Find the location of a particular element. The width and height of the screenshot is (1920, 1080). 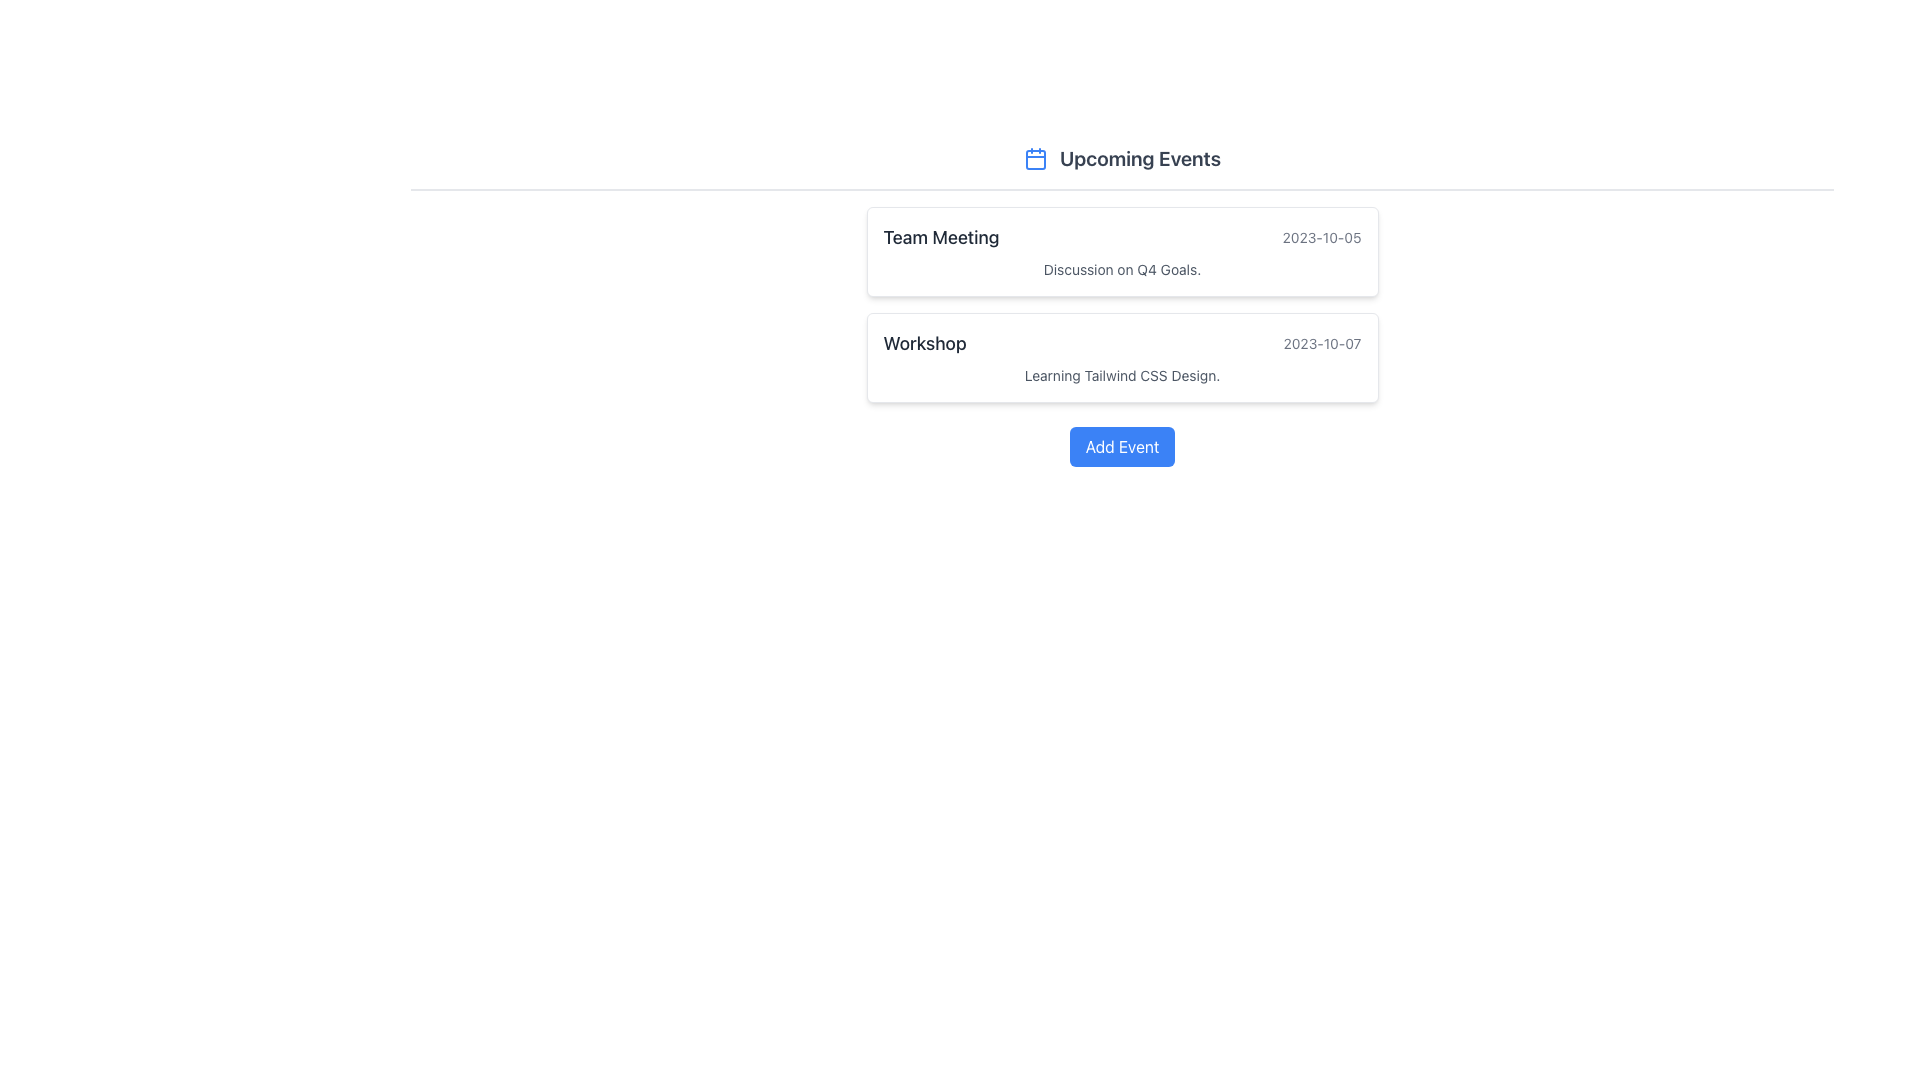

the text display showing the date '2023-10-05' located in the top-right corner of the 'Team Meeting' event card is located at coordinates (1321, 237).